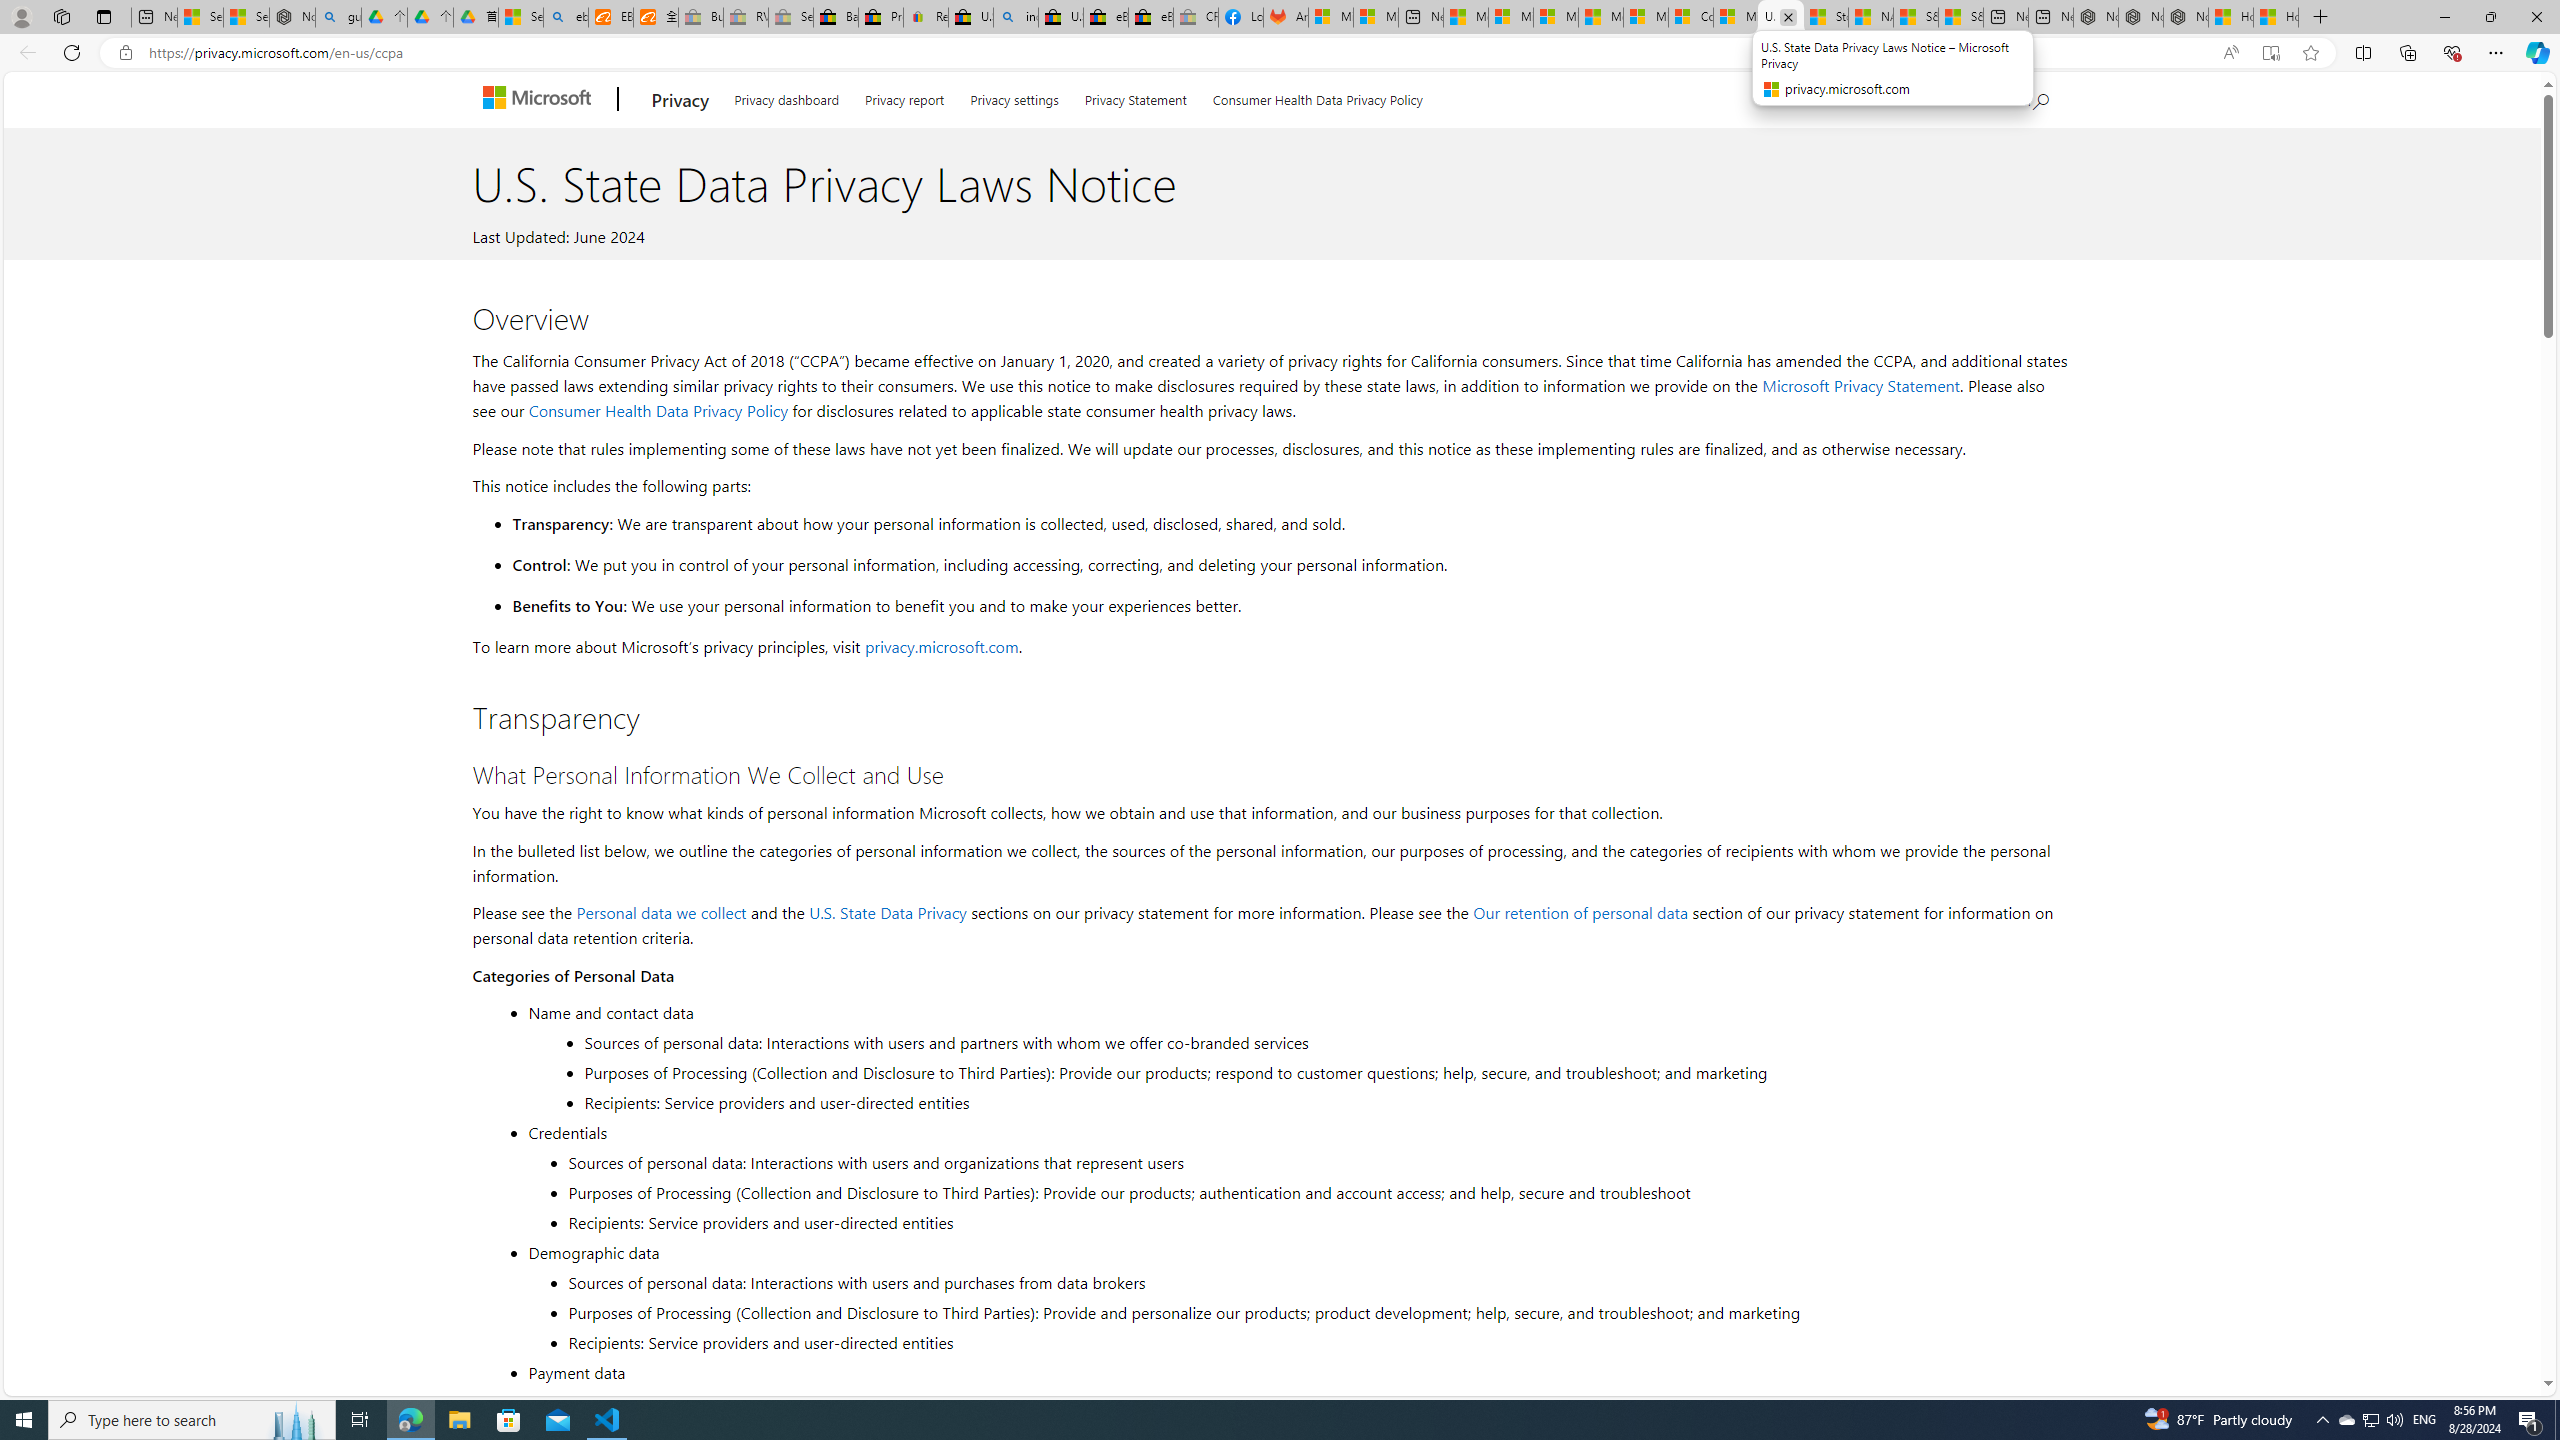  I want to click on 'Microsoft Privacy Statement', so click(1860, 384).